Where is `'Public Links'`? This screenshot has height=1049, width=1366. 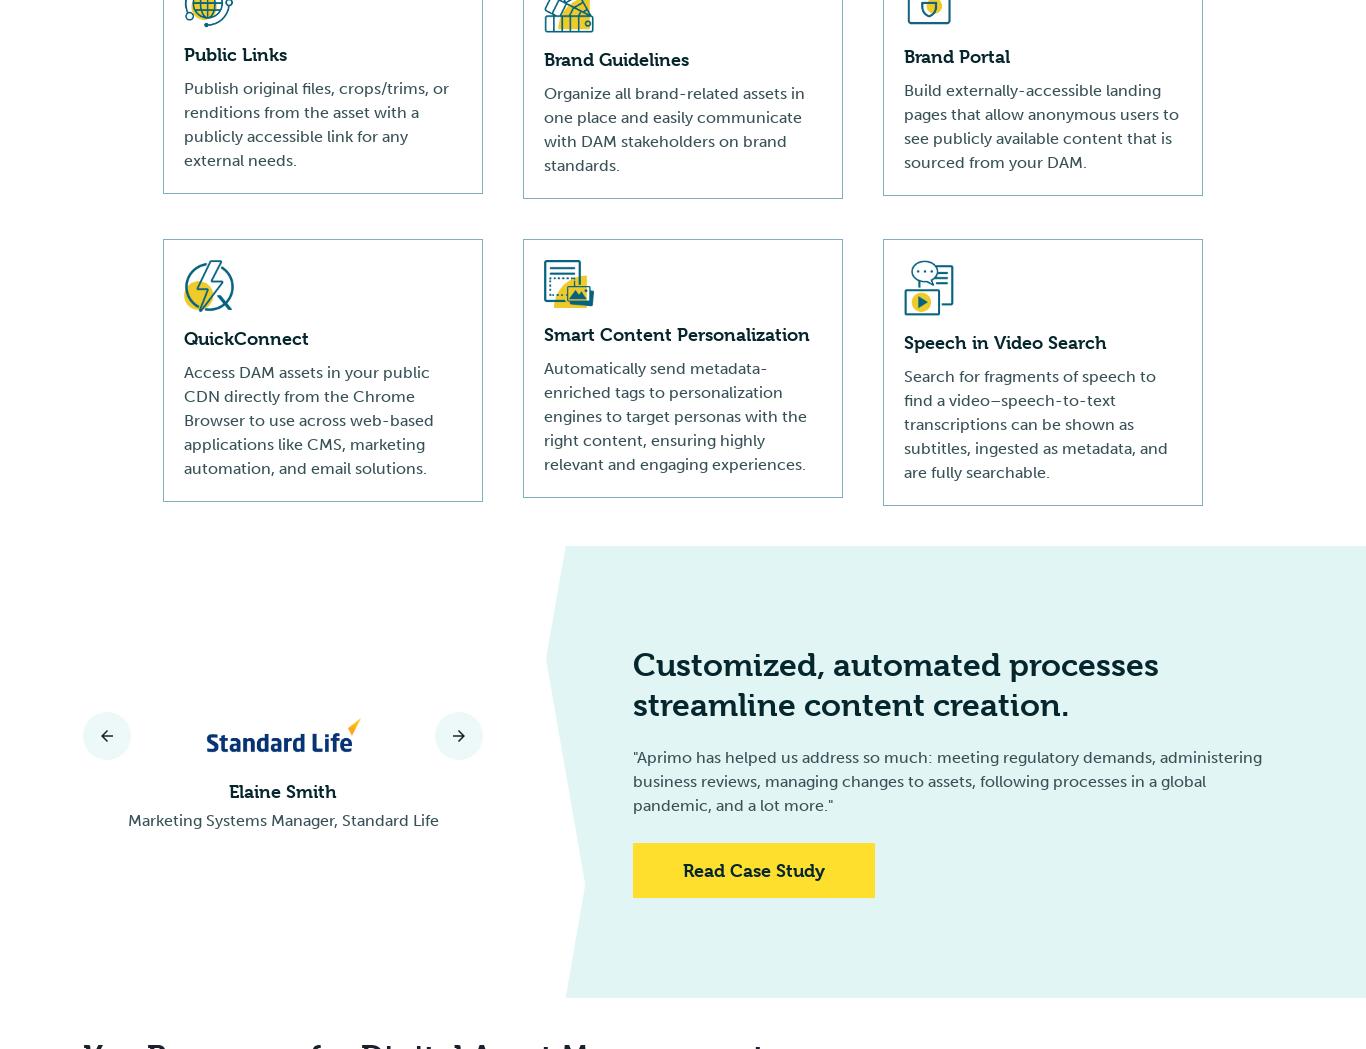 'Public Links' is located at coordinates (183, 54).